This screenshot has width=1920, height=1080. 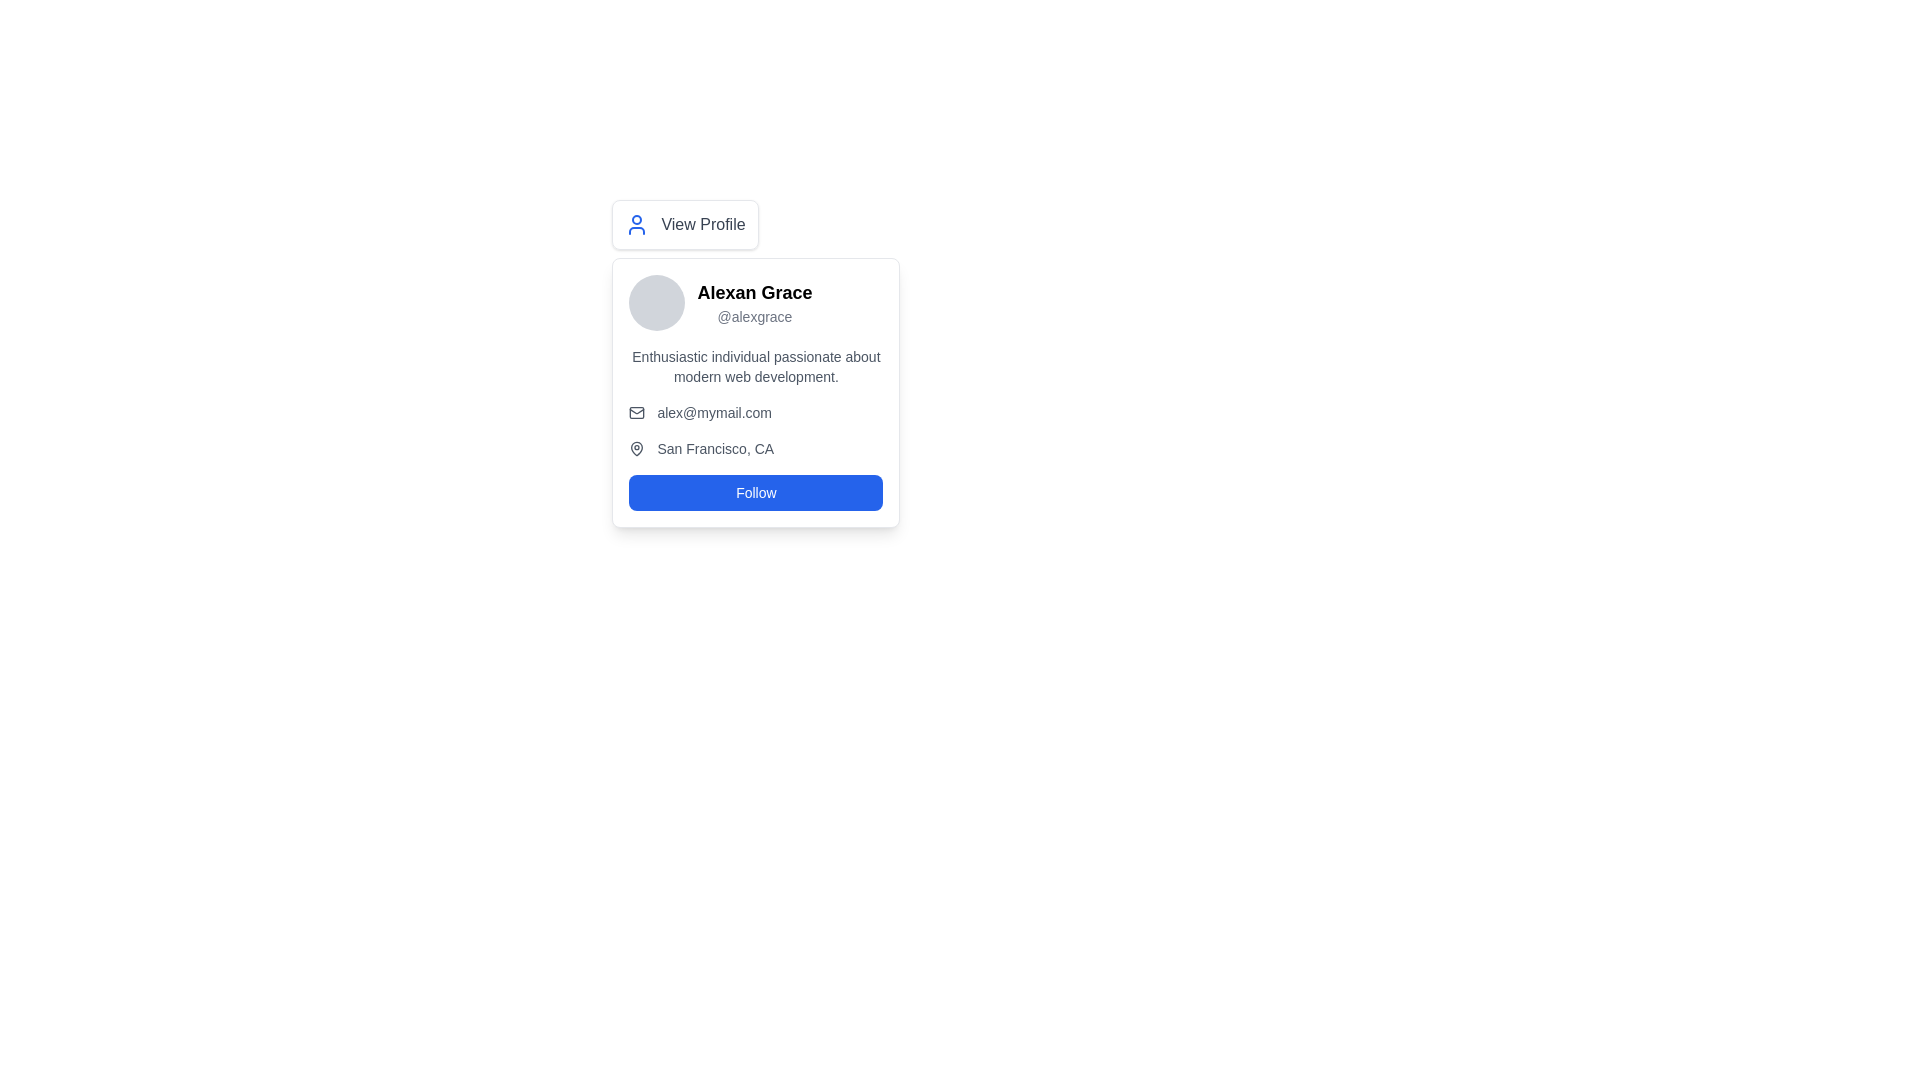 What do you see at coordinates (755, 411) in the screenshot?
I see `the Profile information component that contains the mail icon and the email address 'alex@mymail.com', which is positioned below the user's description and above the location text` at bounding box center [755, 411].